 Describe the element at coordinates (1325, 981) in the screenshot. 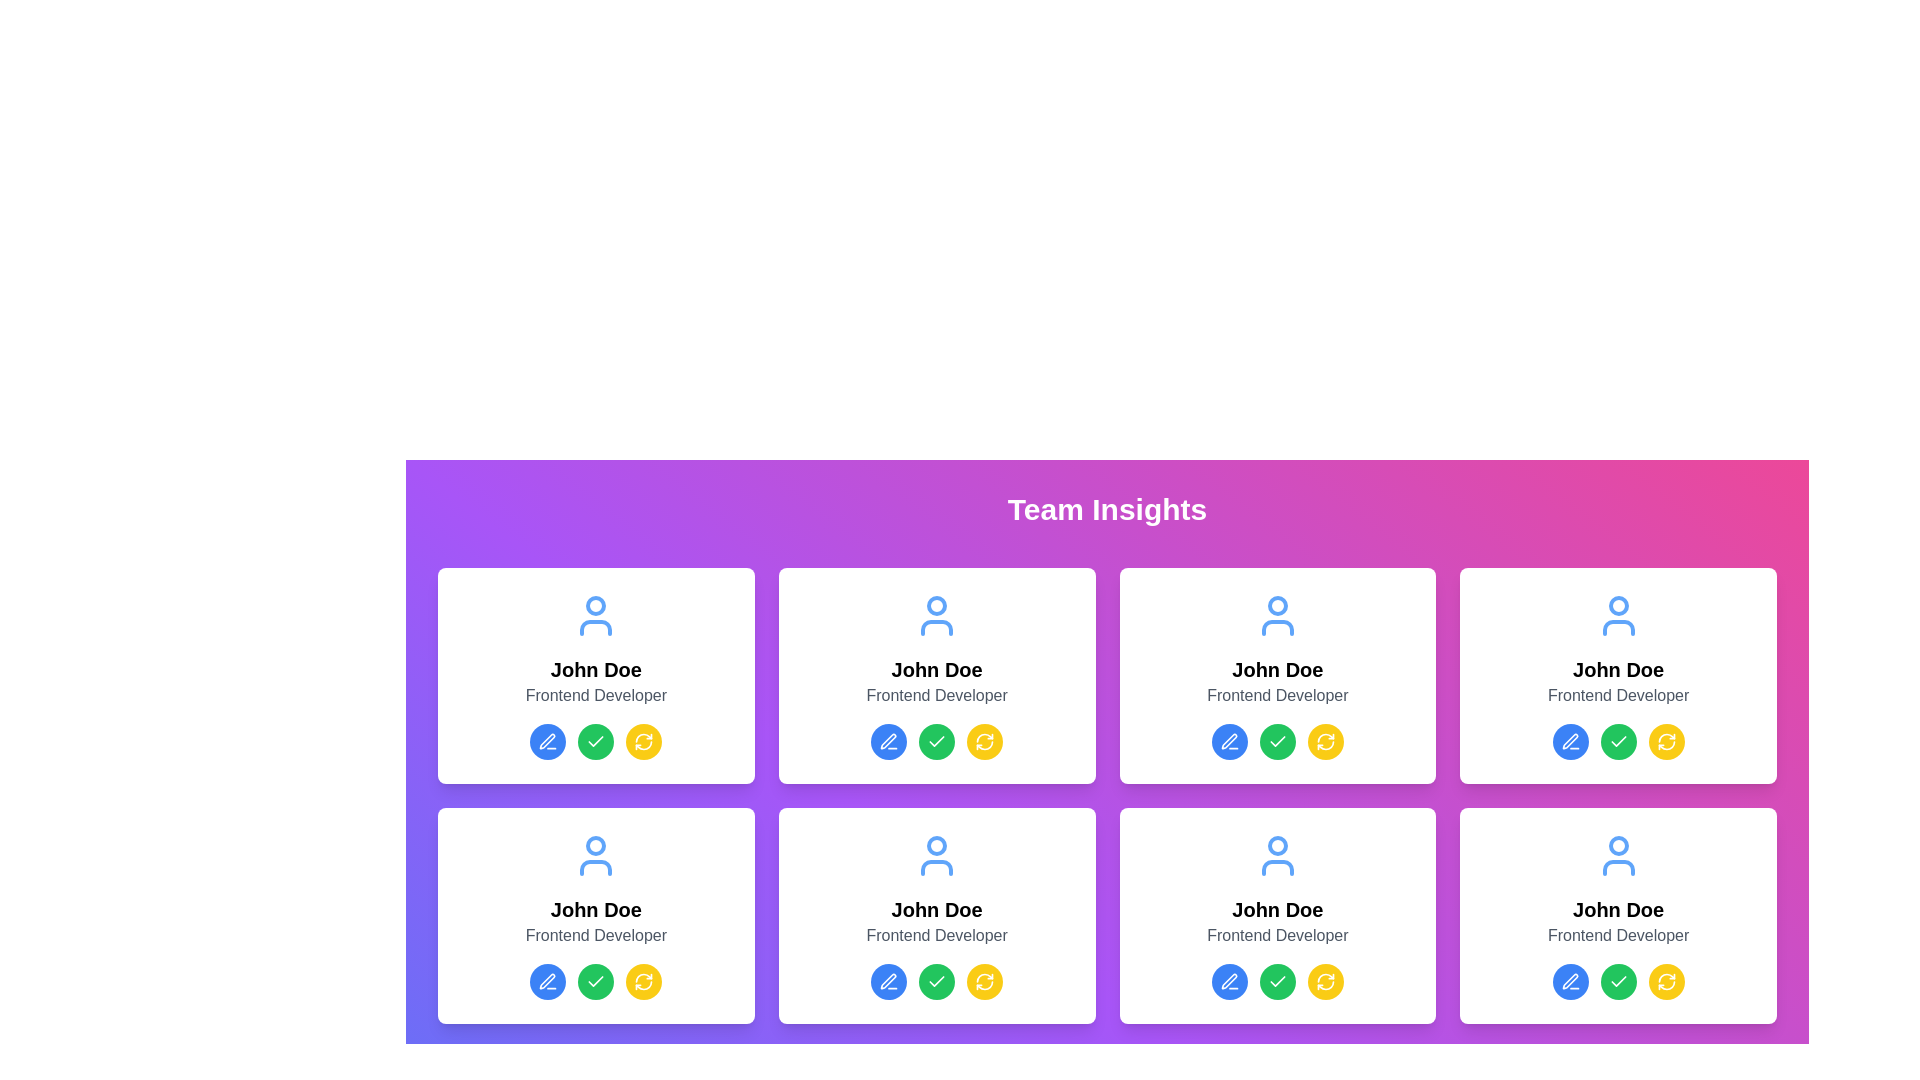

I see `the circular yellow button with a white refresh icon, the third button in a horizontal group of action buttons` at that location.